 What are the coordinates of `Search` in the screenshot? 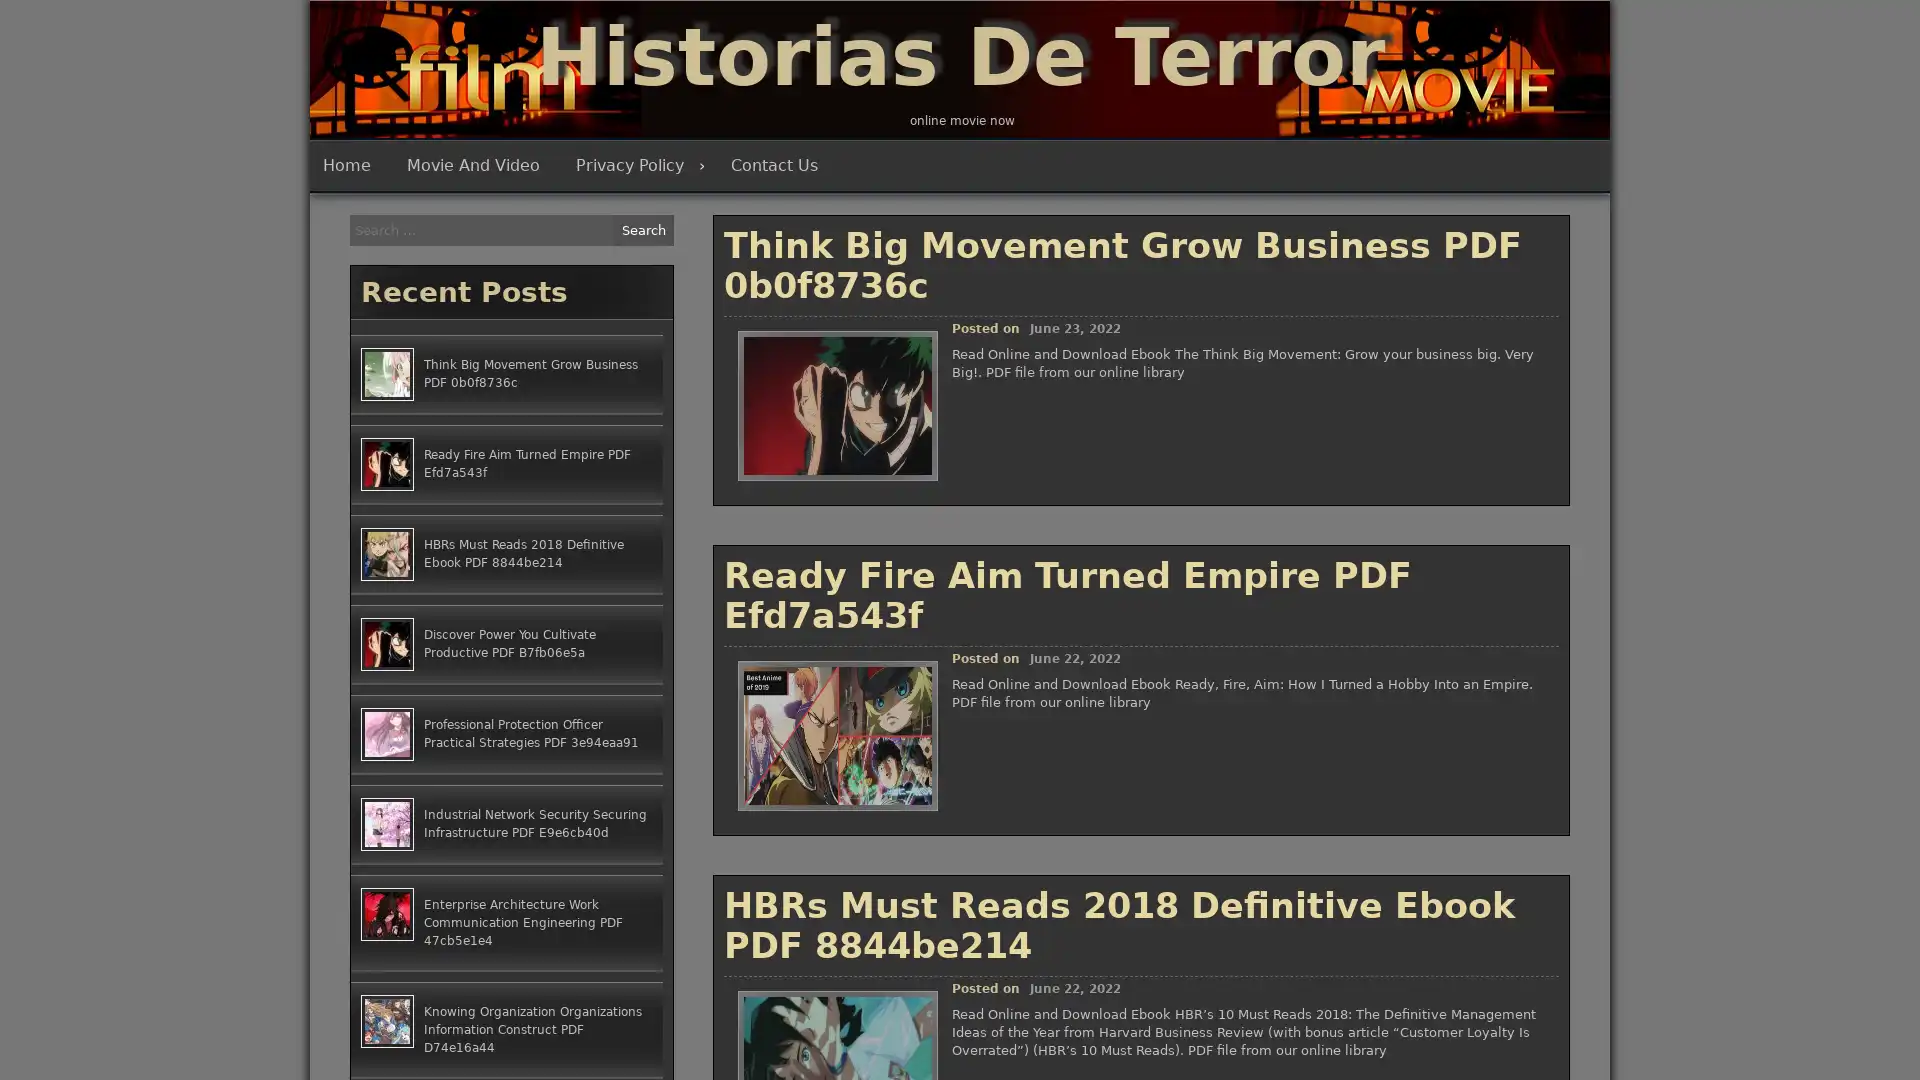 It's located at (643, 229).